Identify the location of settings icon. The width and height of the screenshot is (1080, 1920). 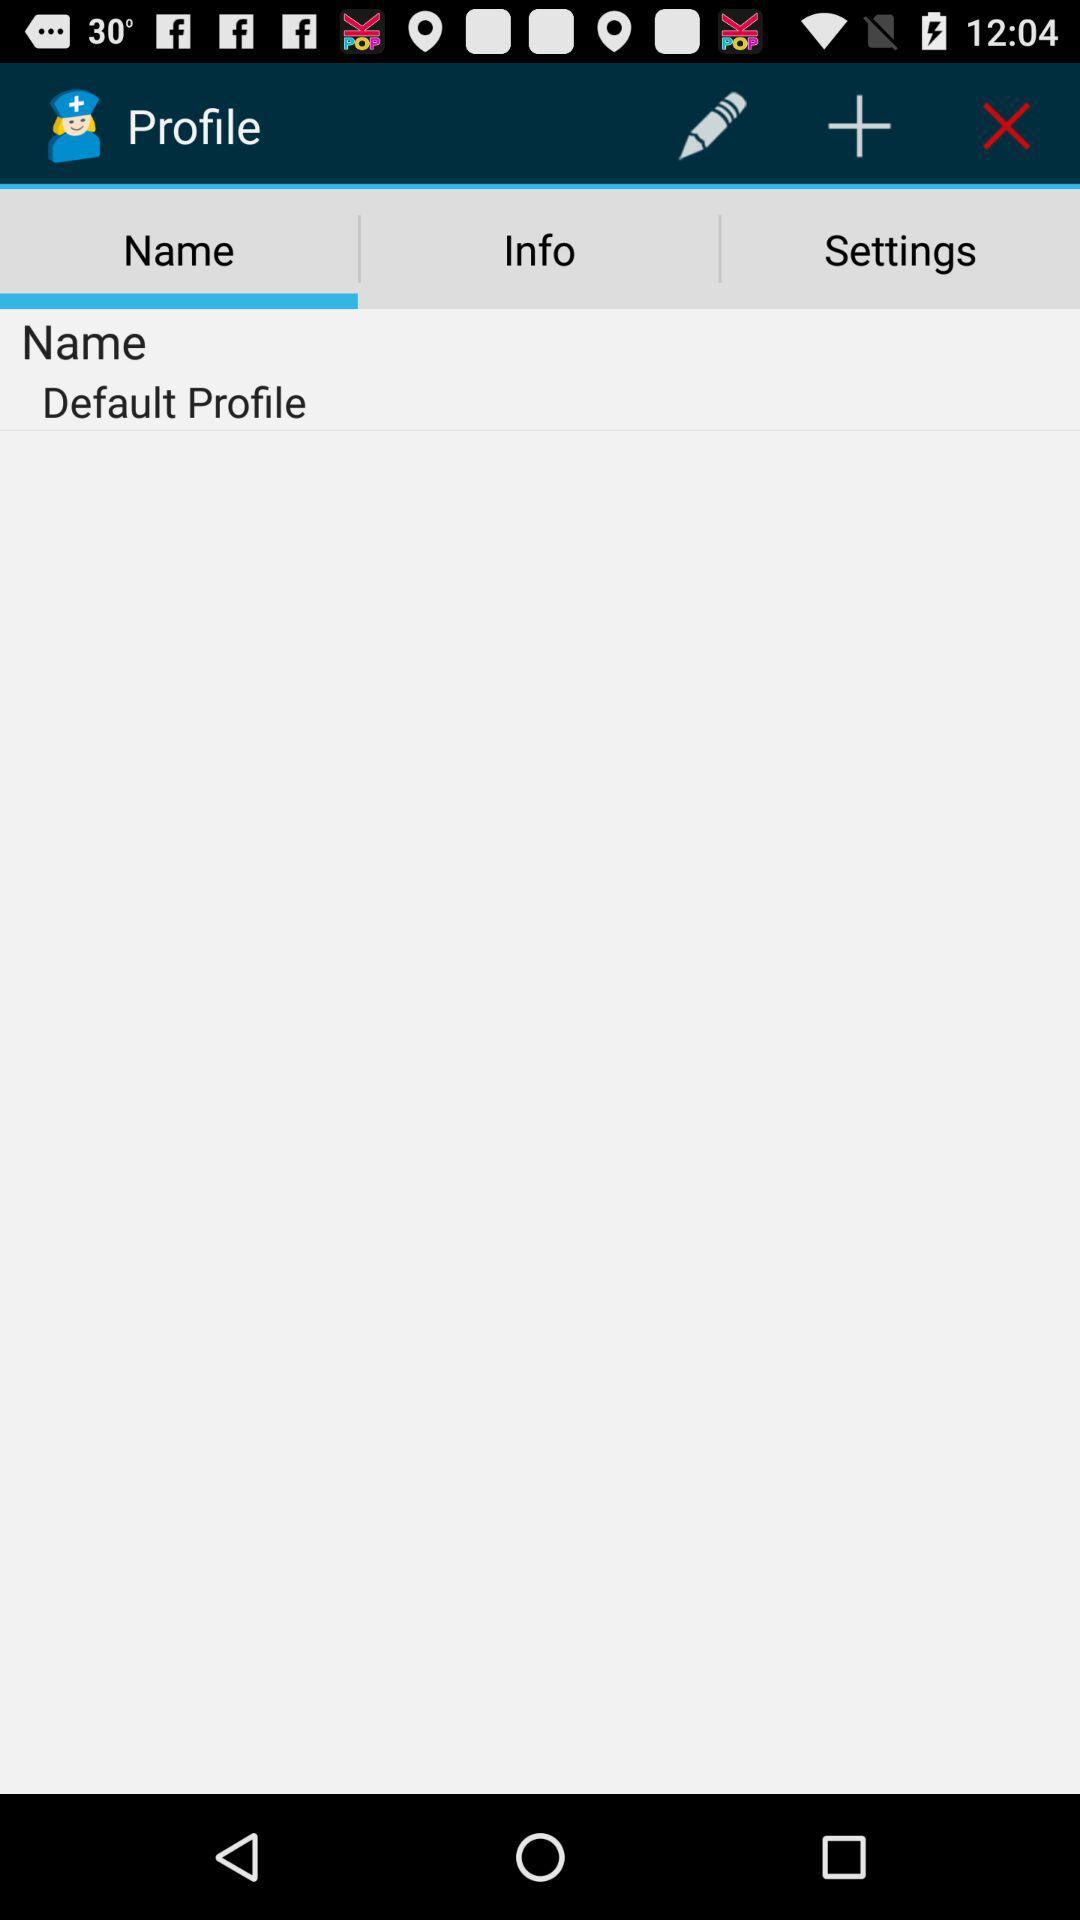
(900, 248).